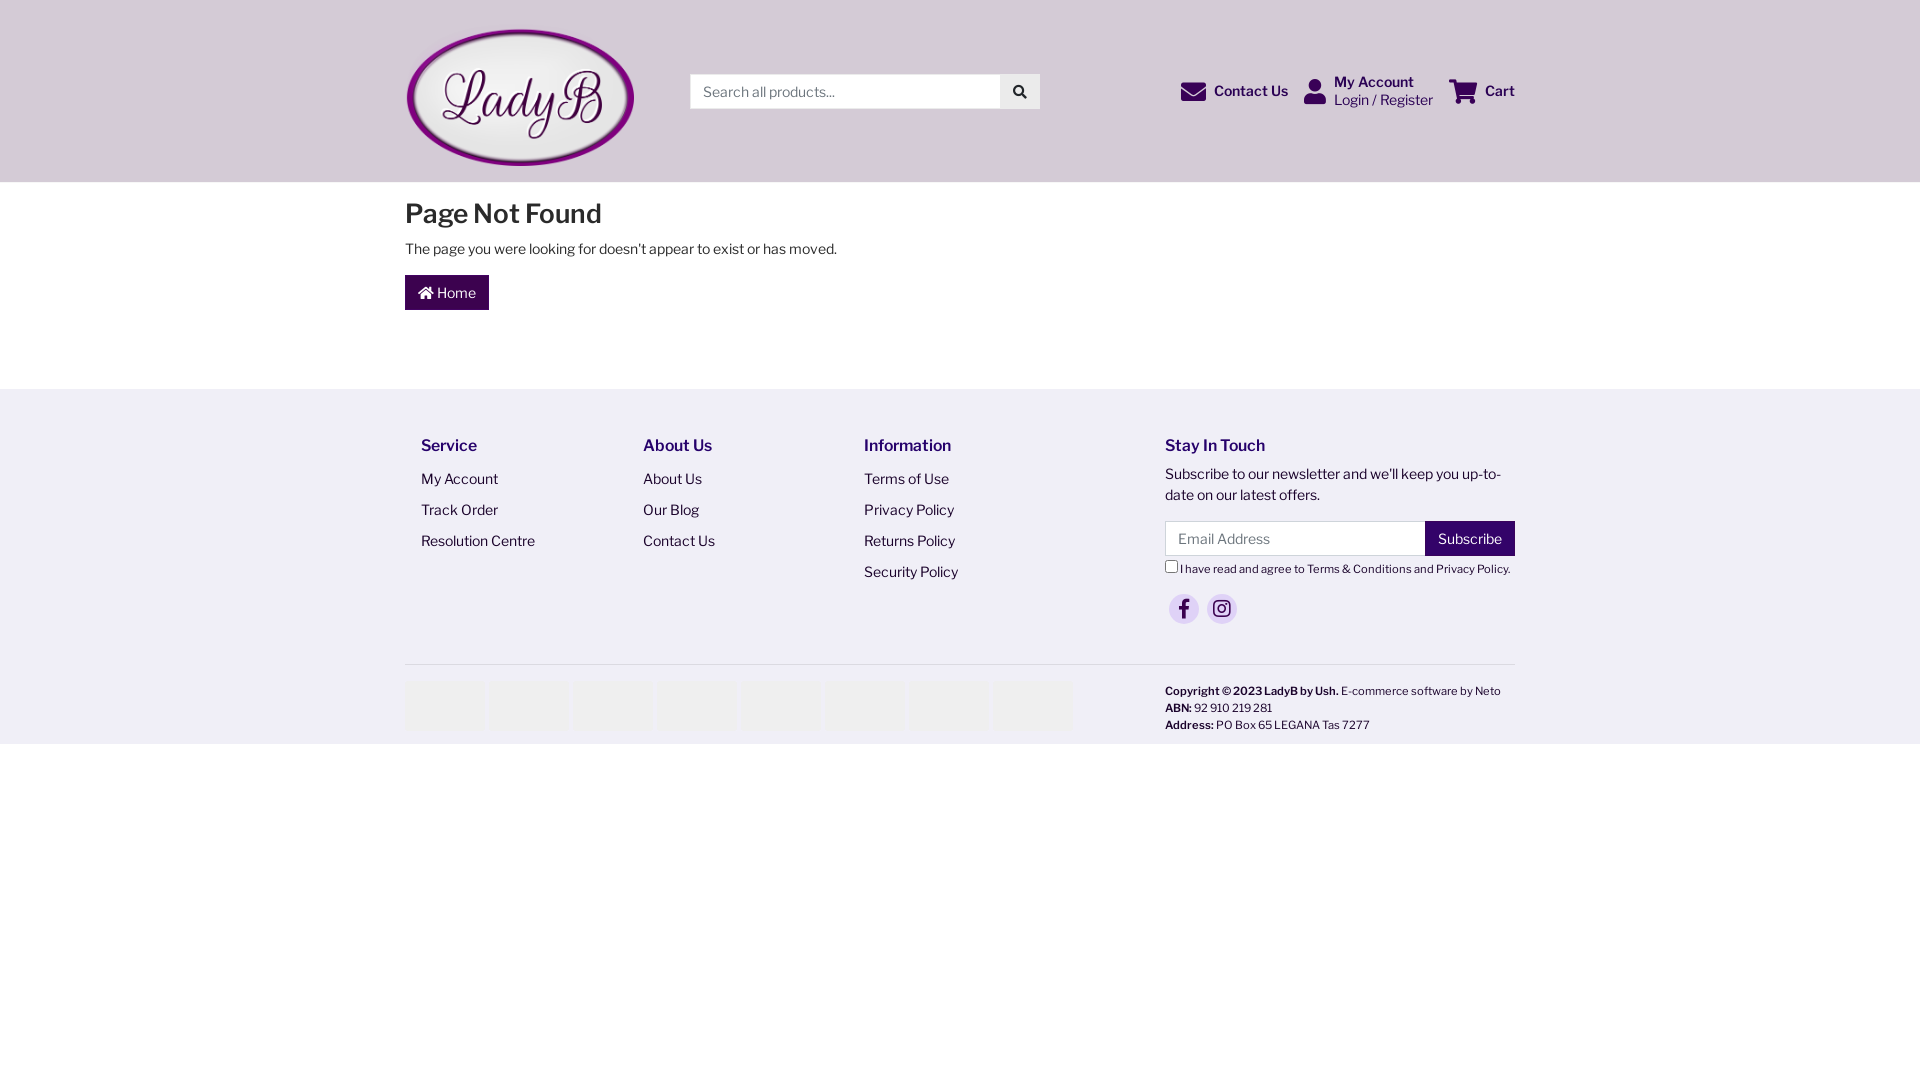  Describe the element at coordinates (445, 291) in the screenshot. I see `'Home'` at that location.